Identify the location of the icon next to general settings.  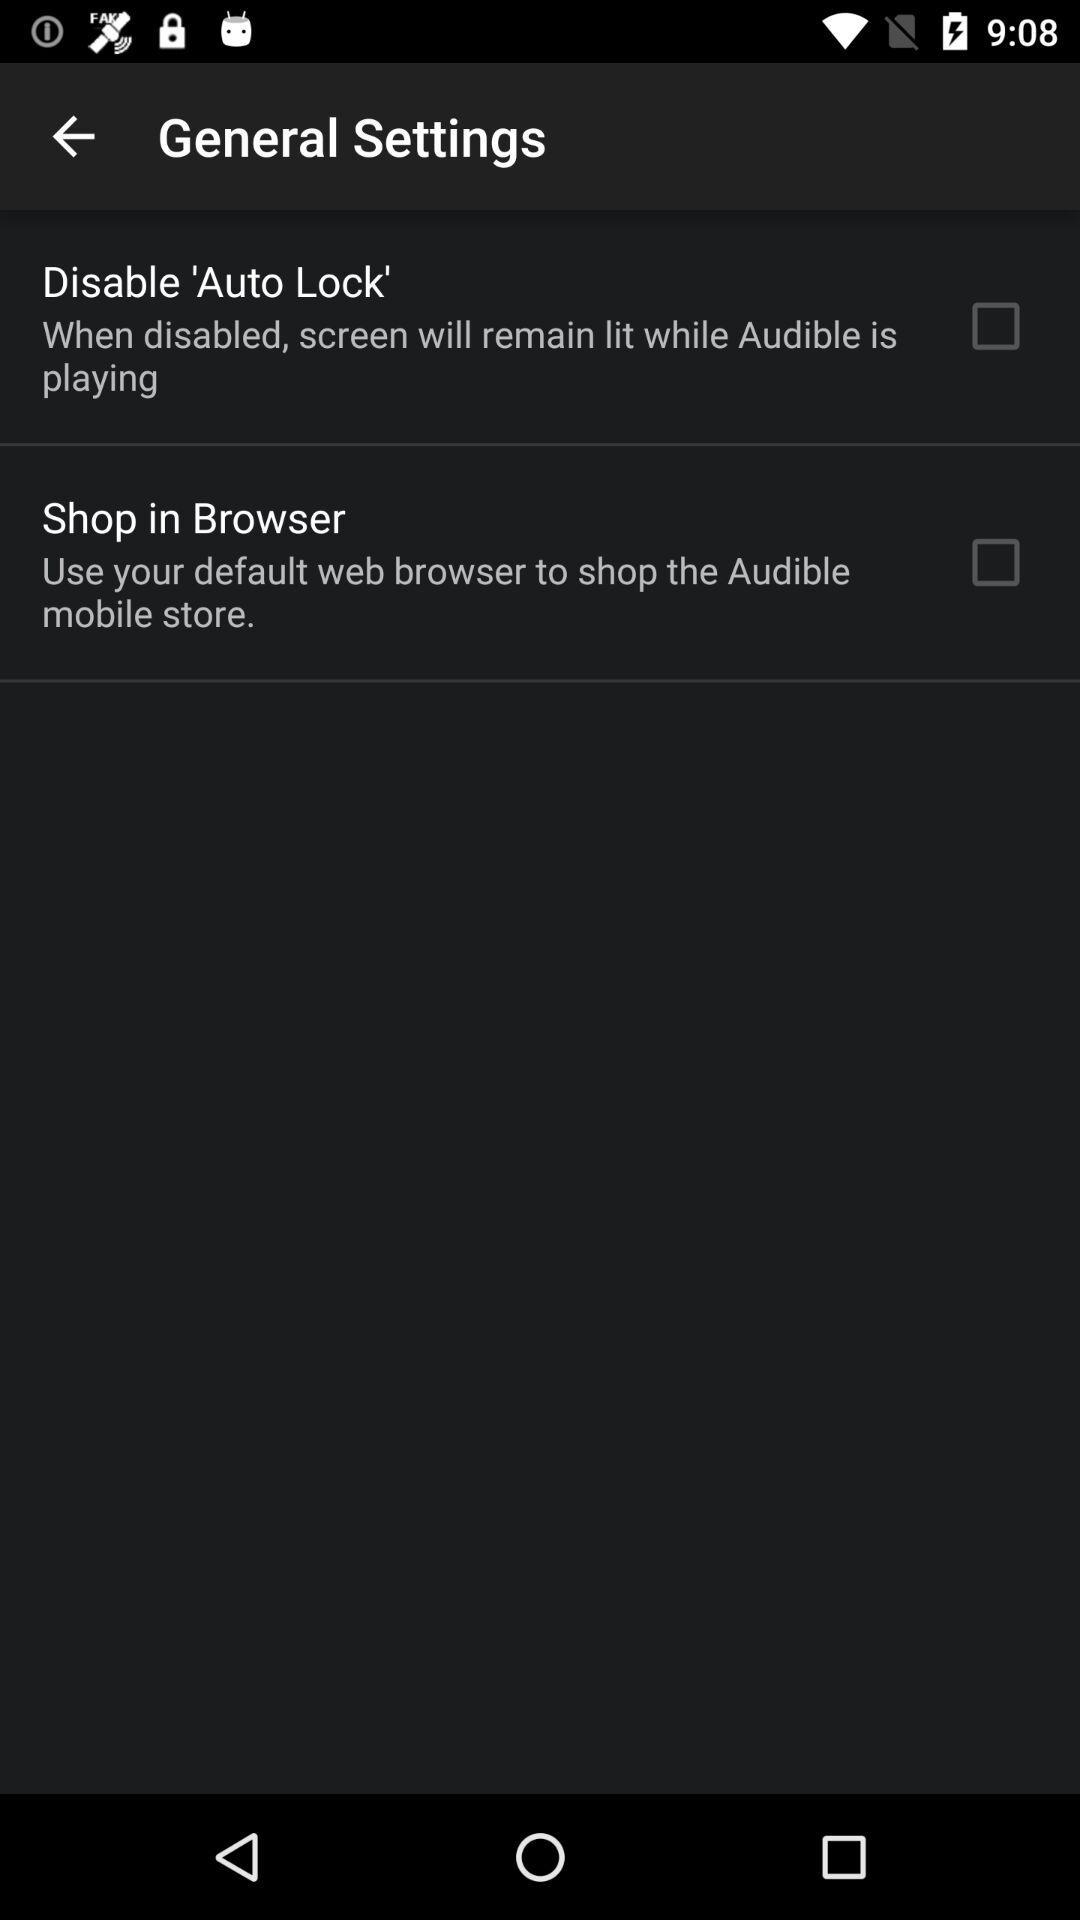
(72, 135).